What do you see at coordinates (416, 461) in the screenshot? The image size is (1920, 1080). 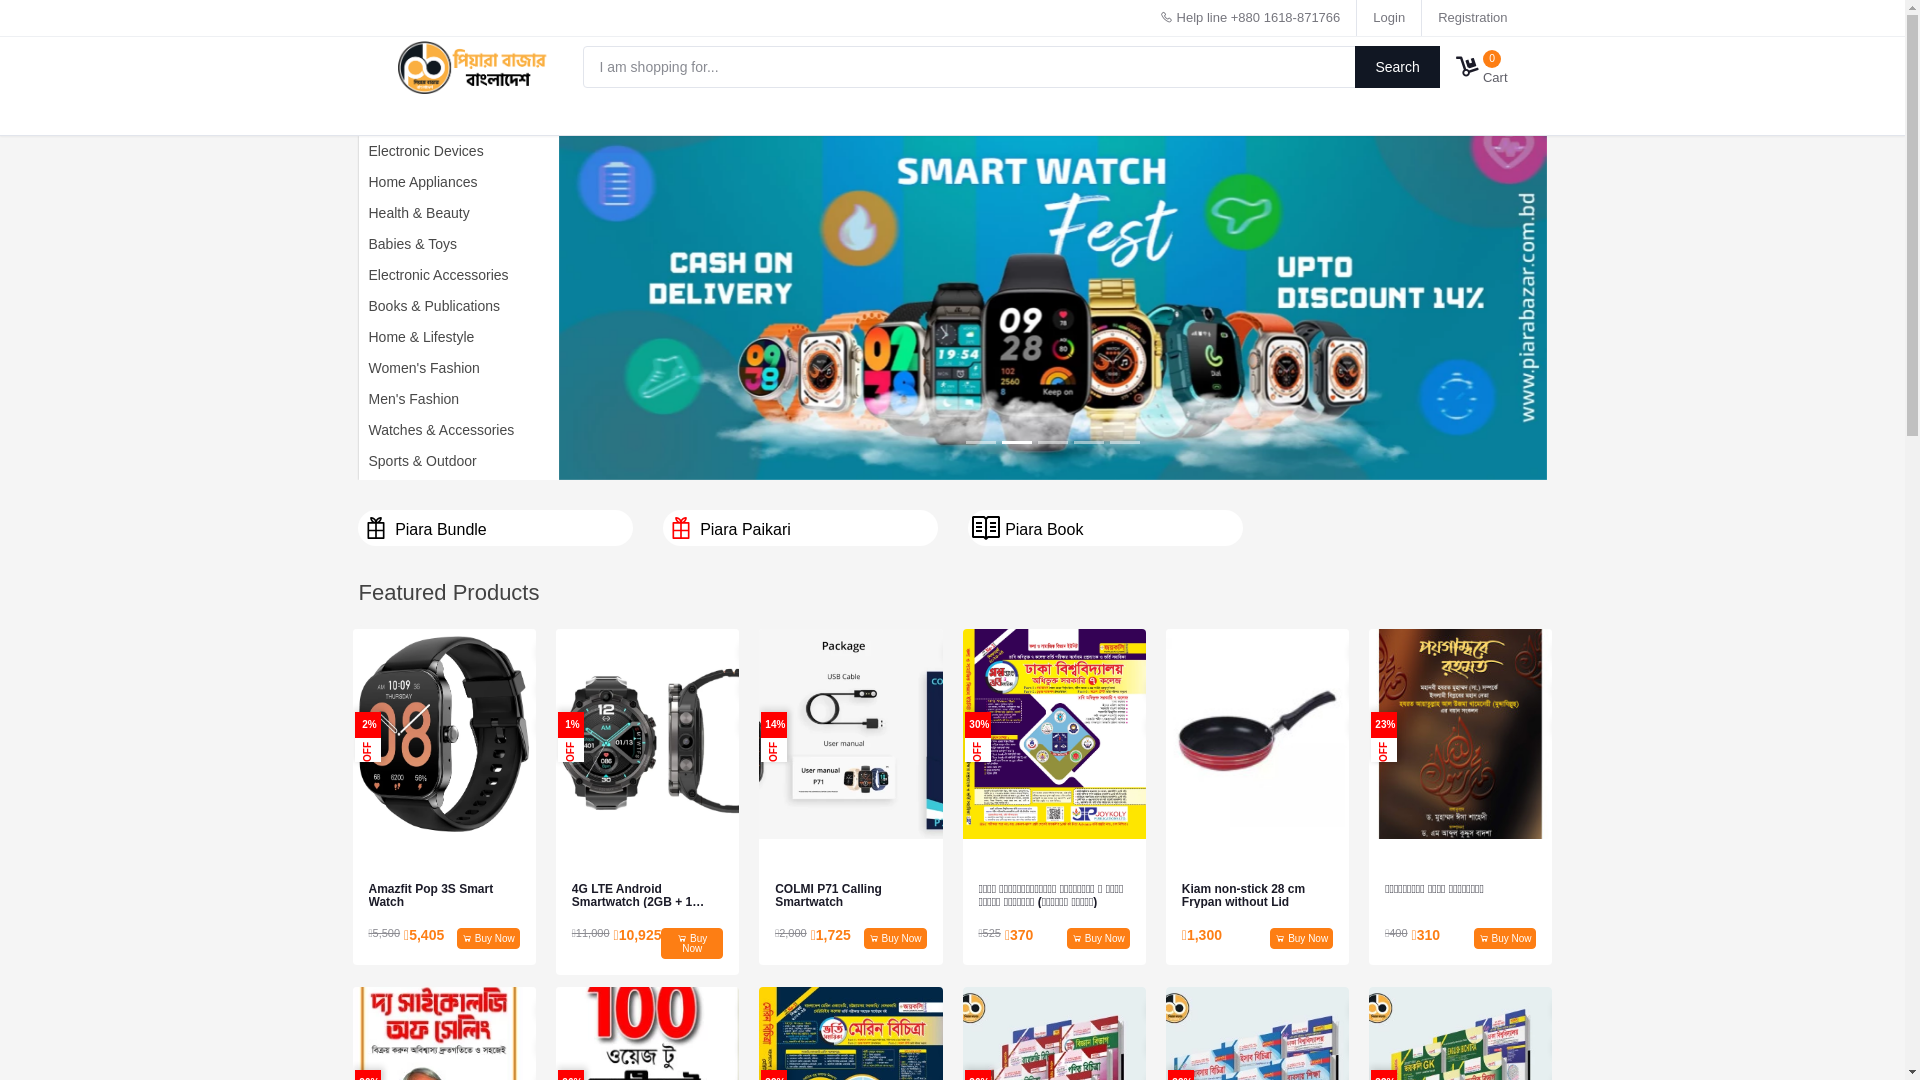 I see `'Sports & Outdoor'` at bounding box center [416, 461].